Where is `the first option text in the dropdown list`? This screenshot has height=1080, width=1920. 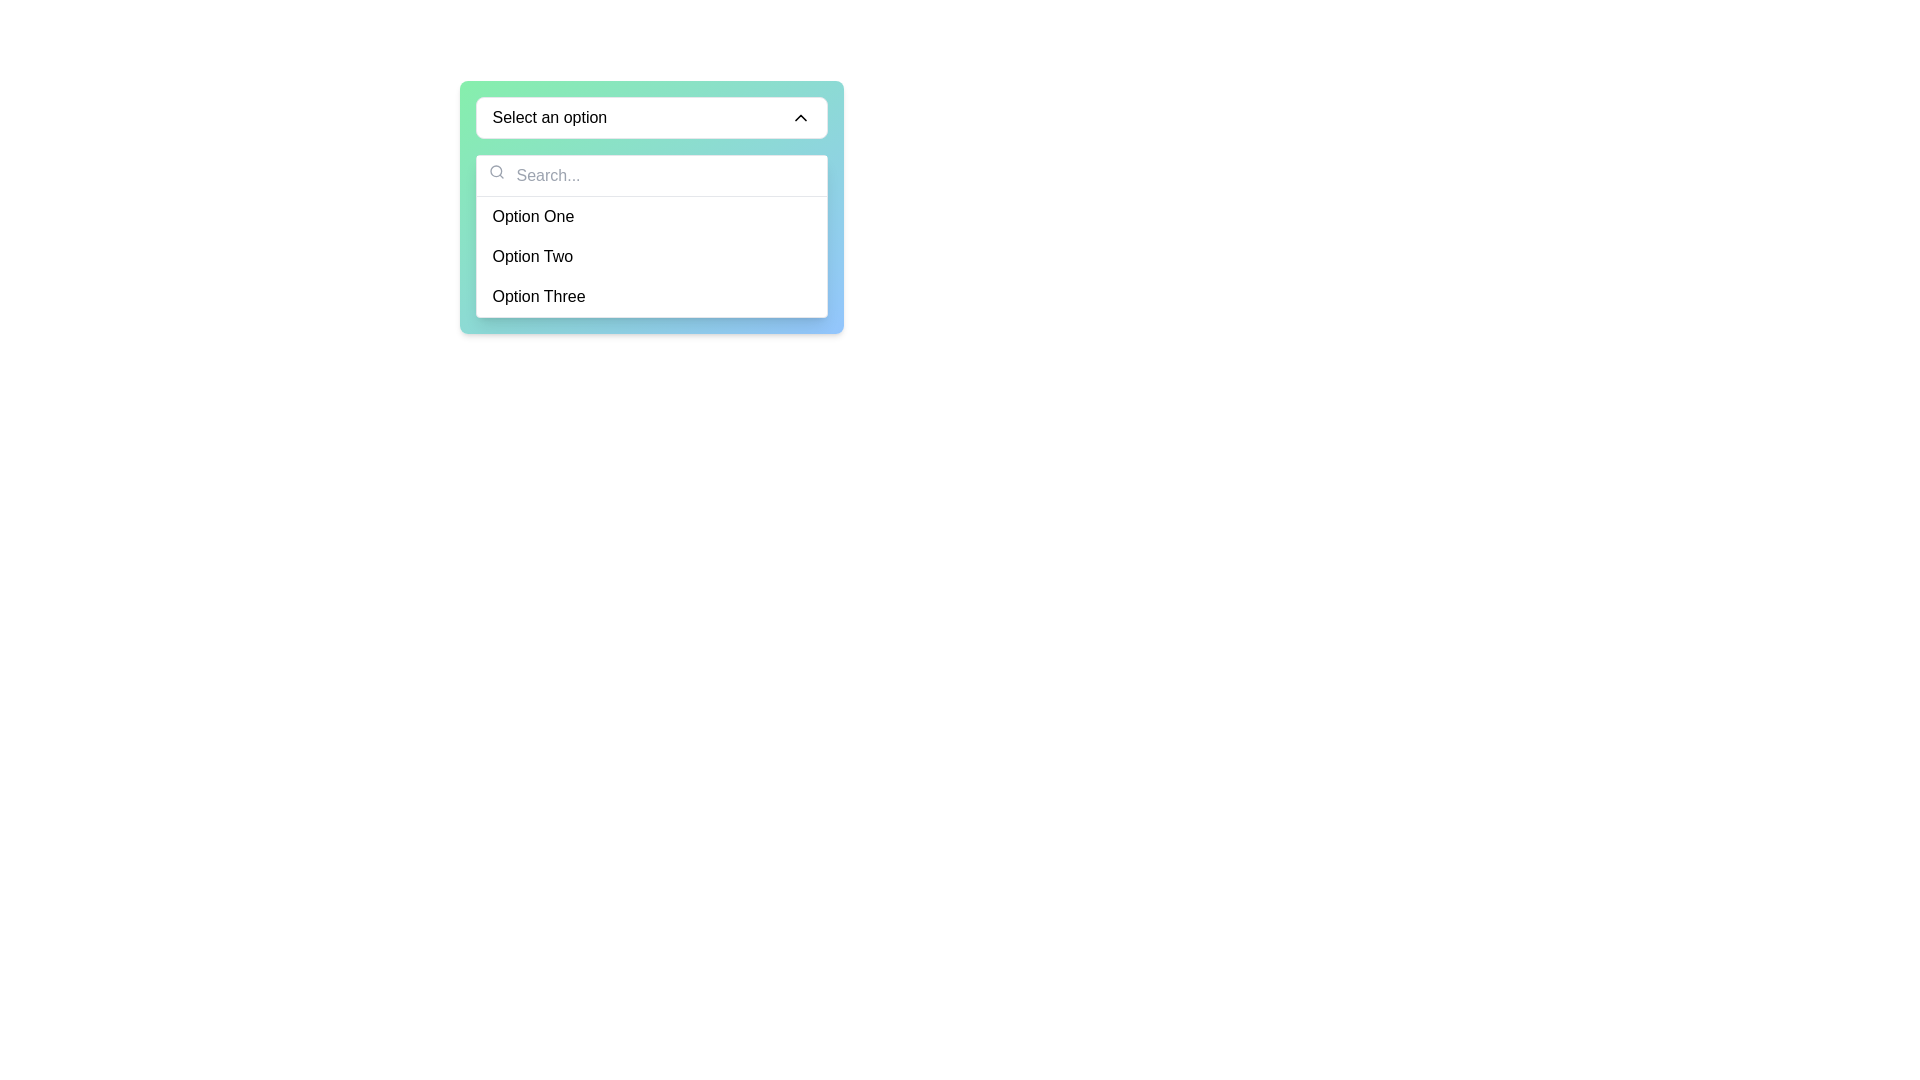
the first option text in the dropdown list is located at coordinates (533, 216).